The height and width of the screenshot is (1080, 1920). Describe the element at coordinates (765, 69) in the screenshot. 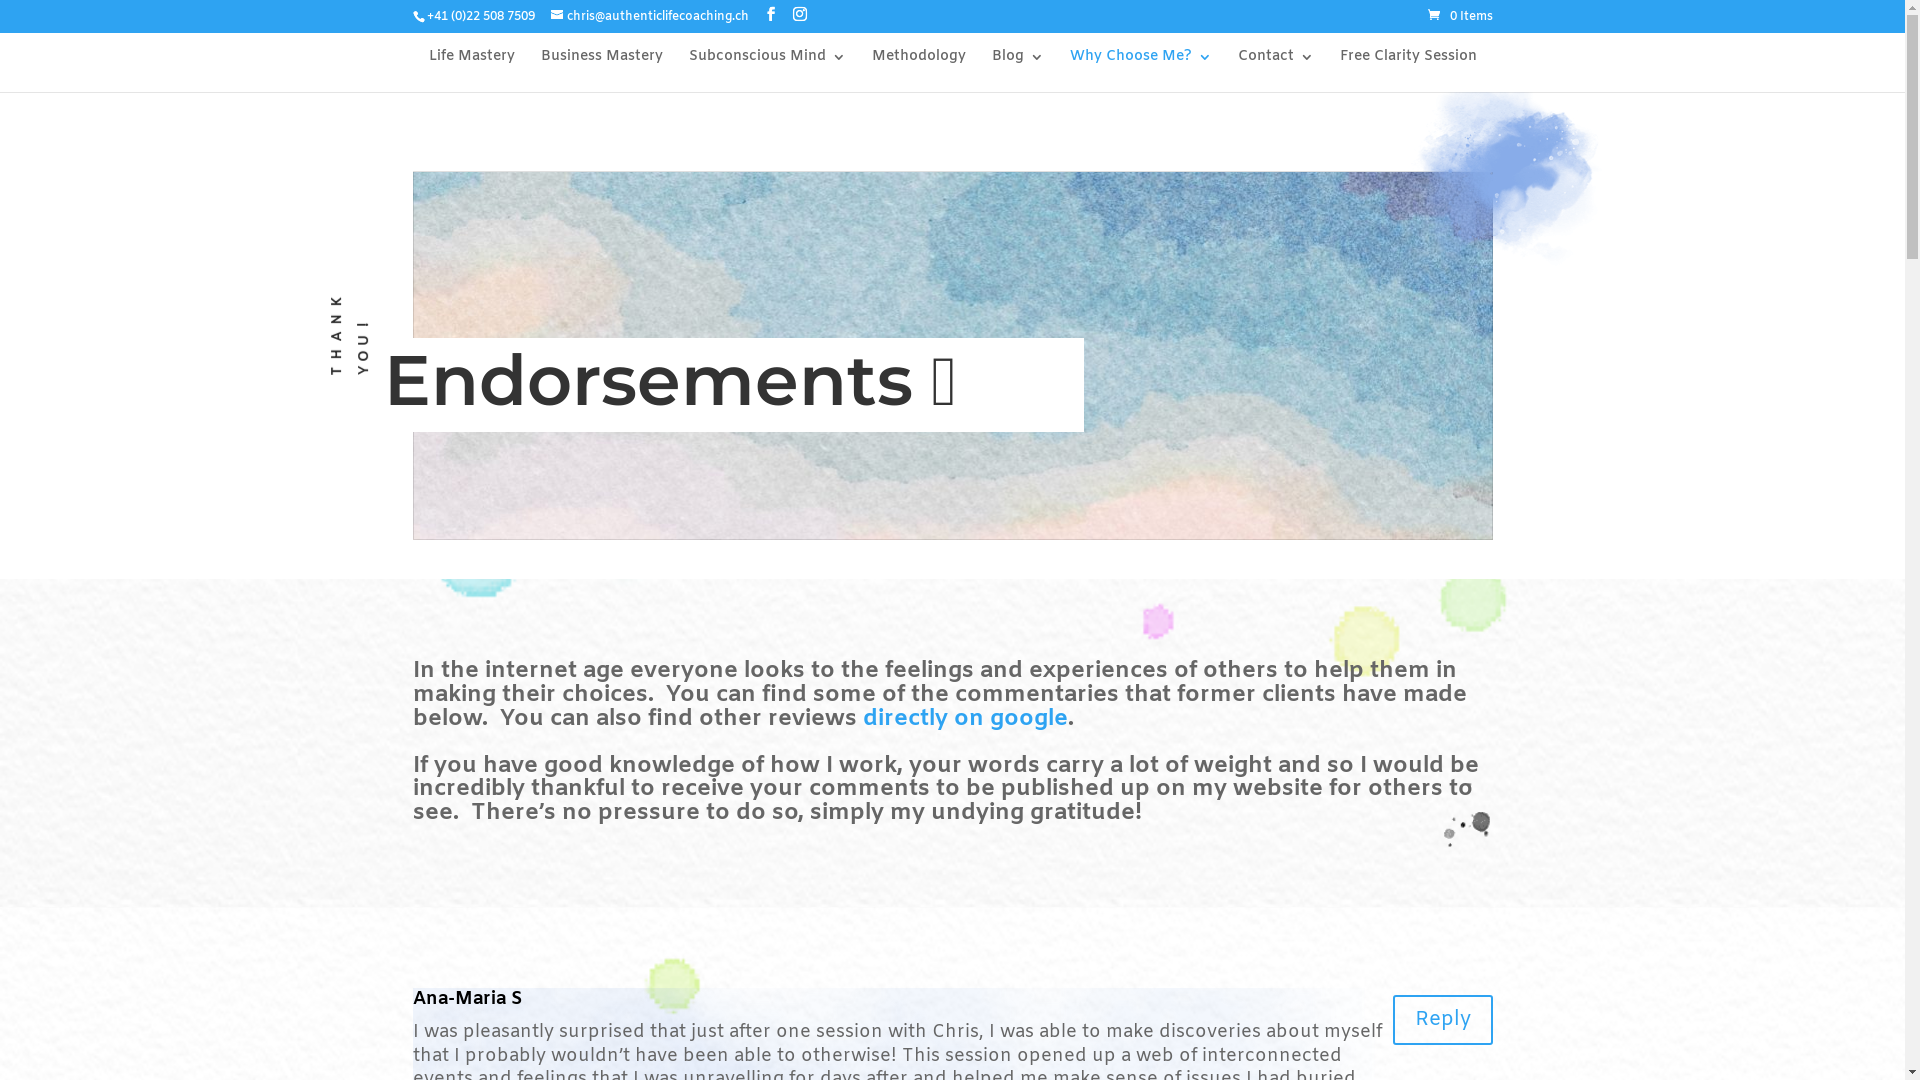

I see `'Subconscious Mind'` at that location.